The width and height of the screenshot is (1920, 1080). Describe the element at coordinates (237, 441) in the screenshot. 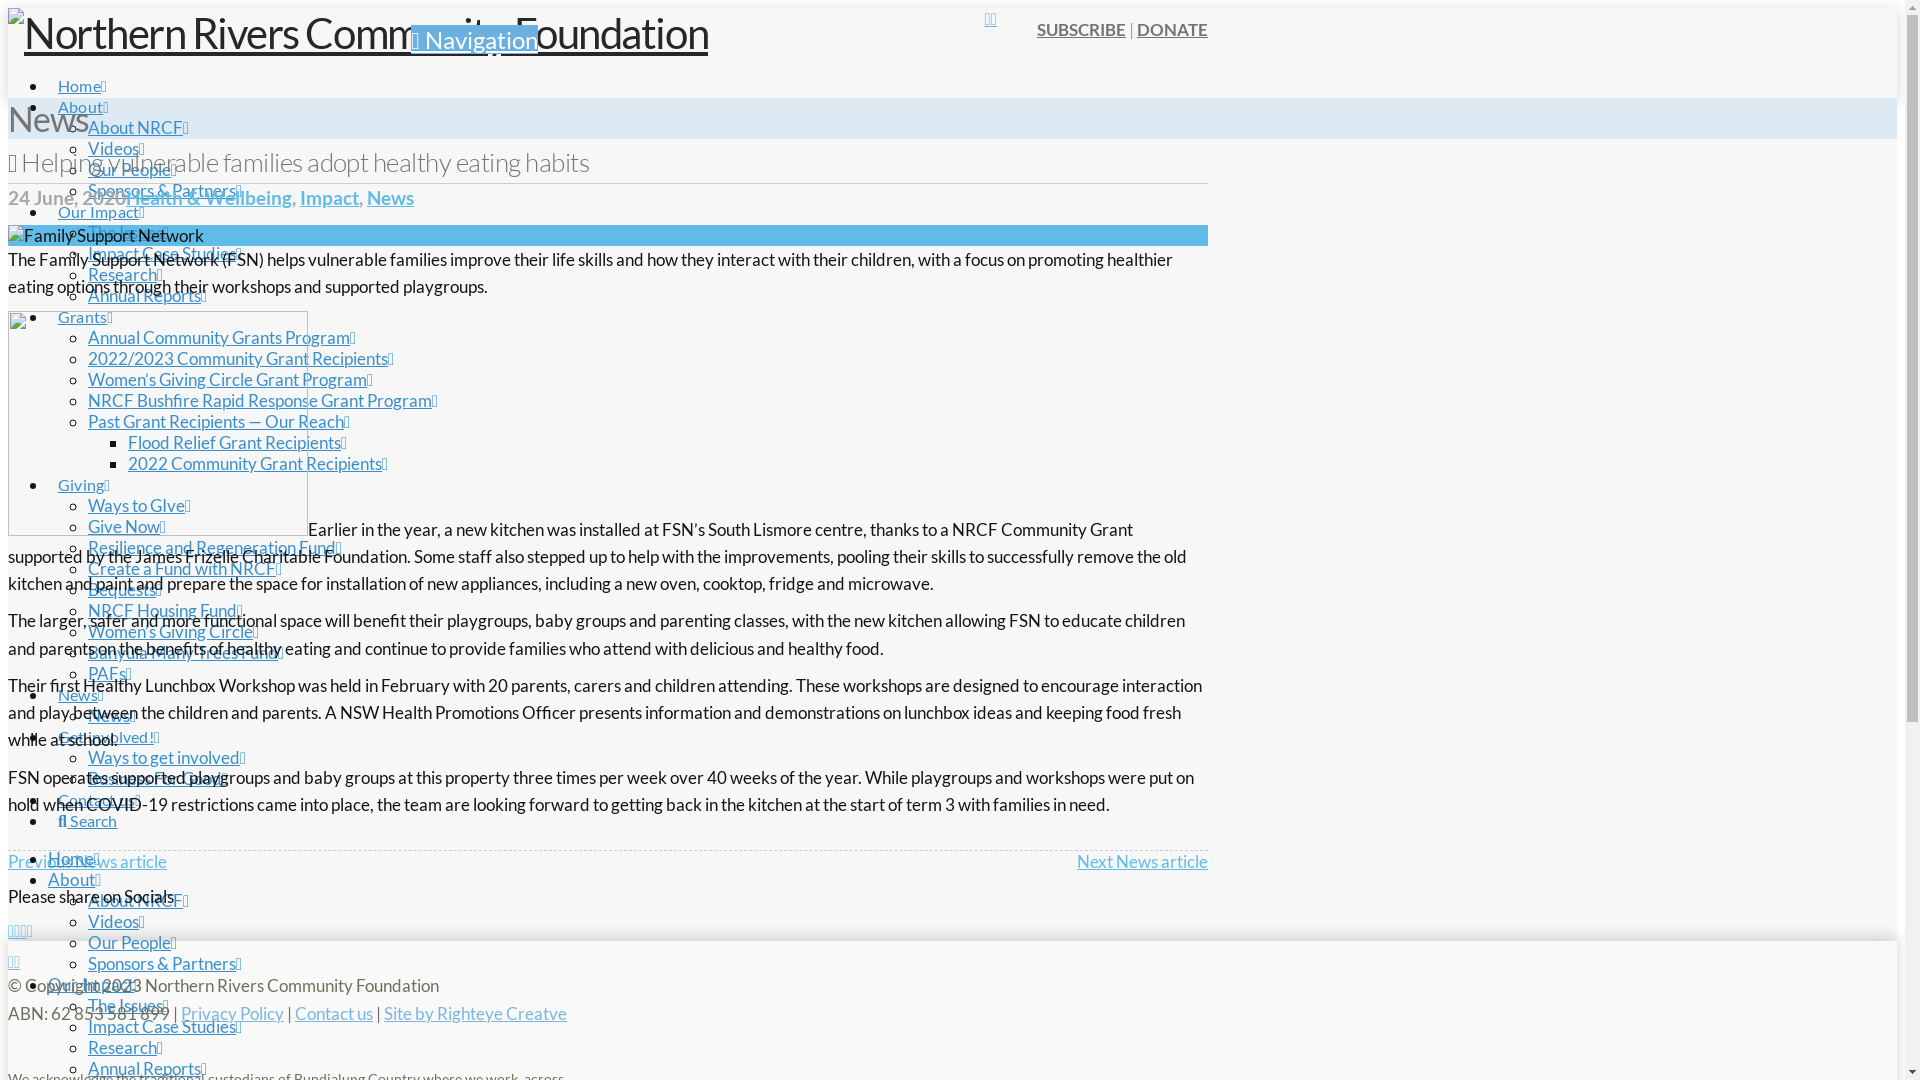

I see `'Flood Relief Grant Recipients'` at that location.